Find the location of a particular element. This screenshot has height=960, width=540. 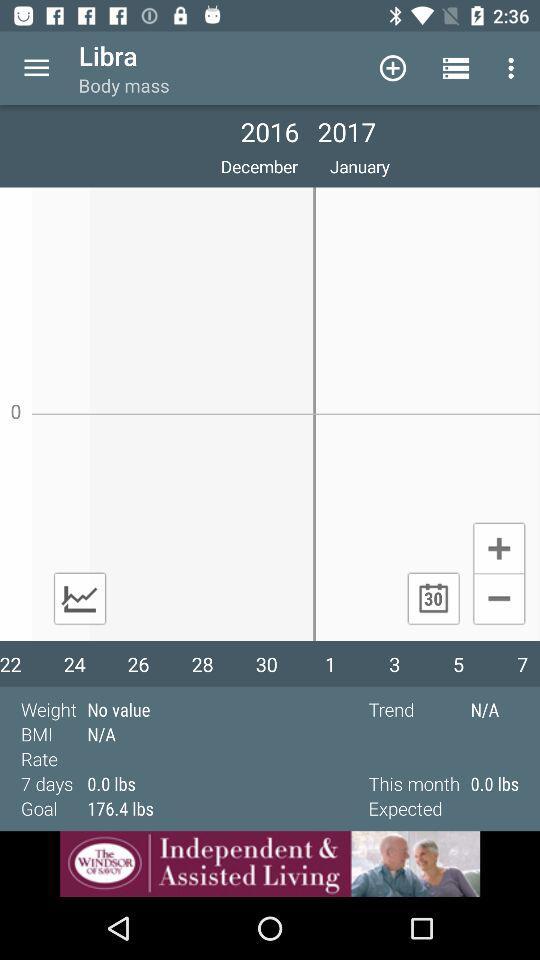

zoom out is located at coordinates (498, 600).